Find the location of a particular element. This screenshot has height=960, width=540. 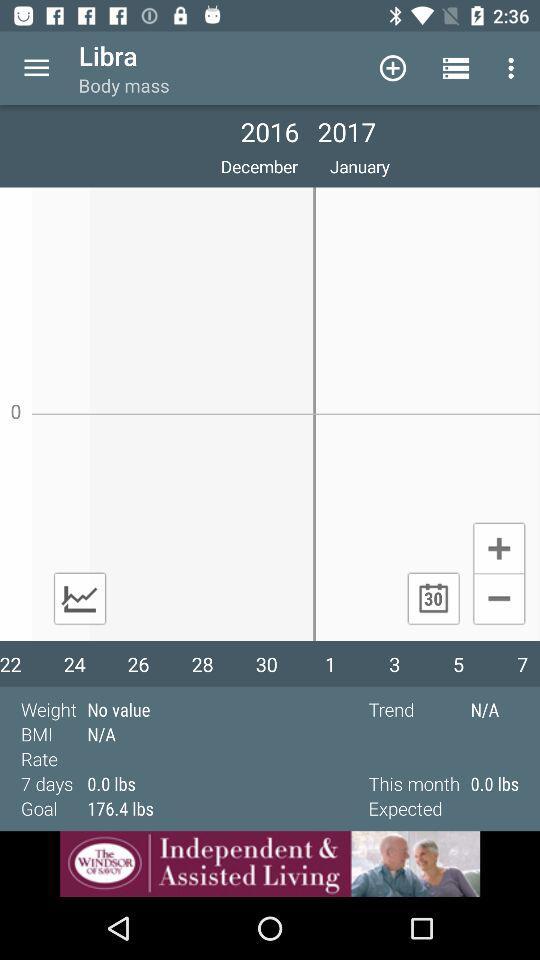

zoom out is located at coordinates (498, 600).